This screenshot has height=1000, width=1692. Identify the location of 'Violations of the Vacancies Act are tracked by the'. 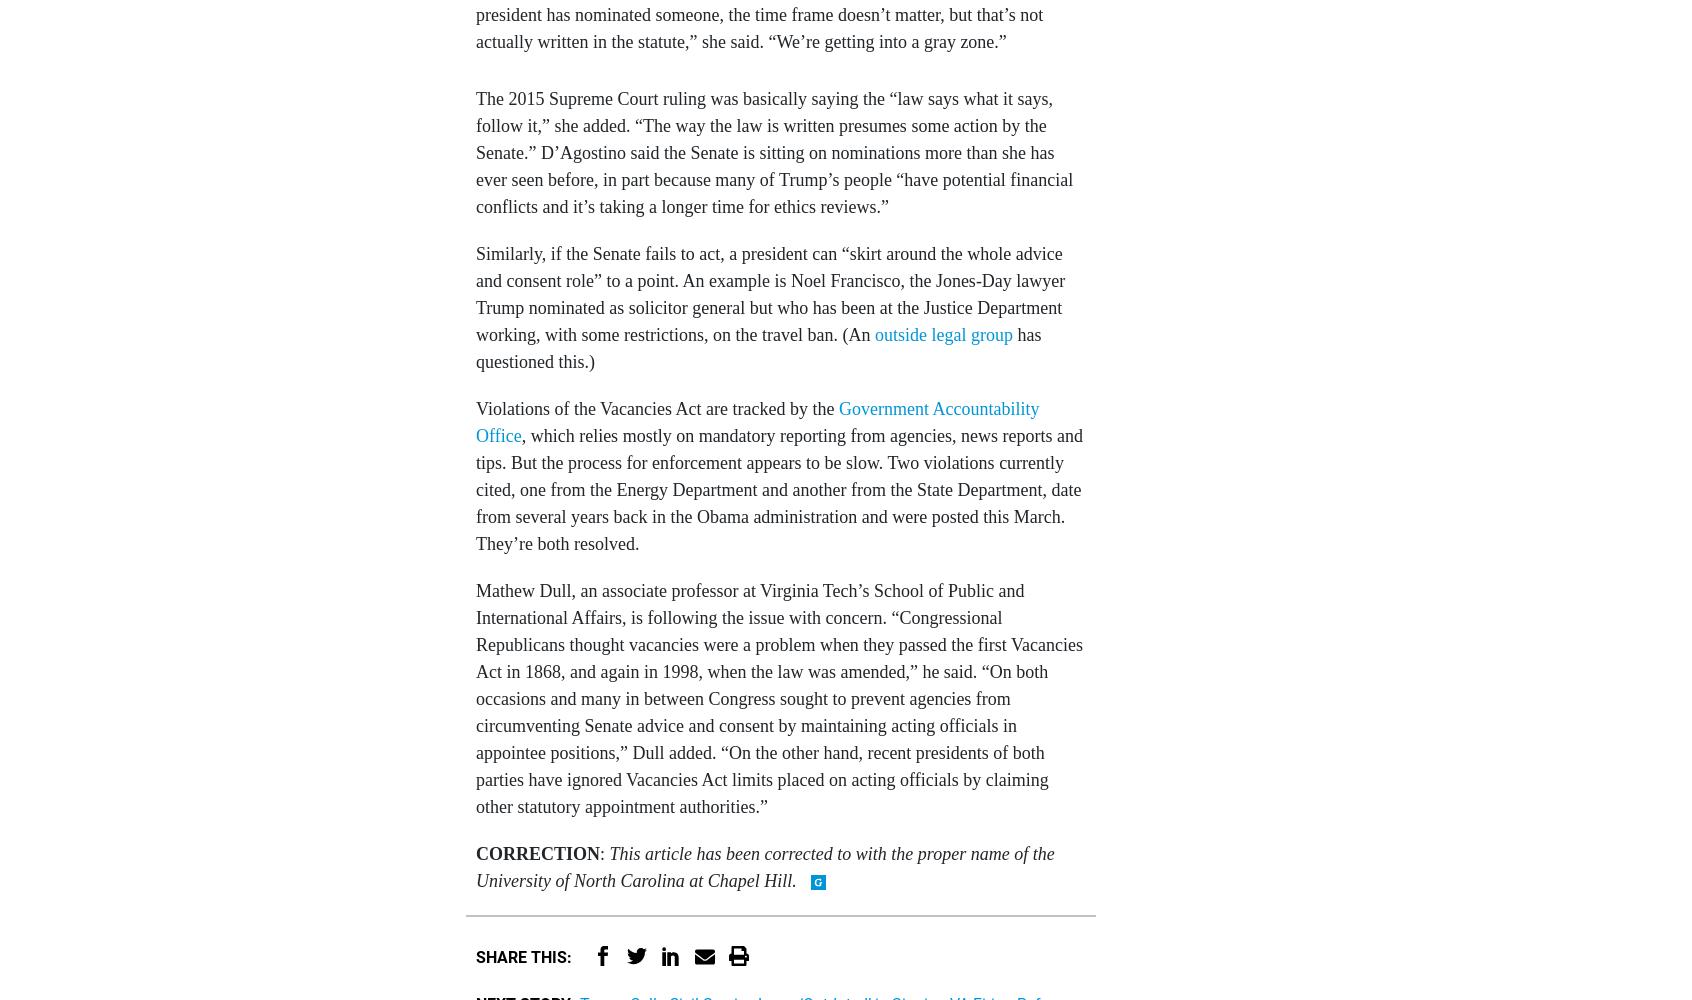
(657, 408).